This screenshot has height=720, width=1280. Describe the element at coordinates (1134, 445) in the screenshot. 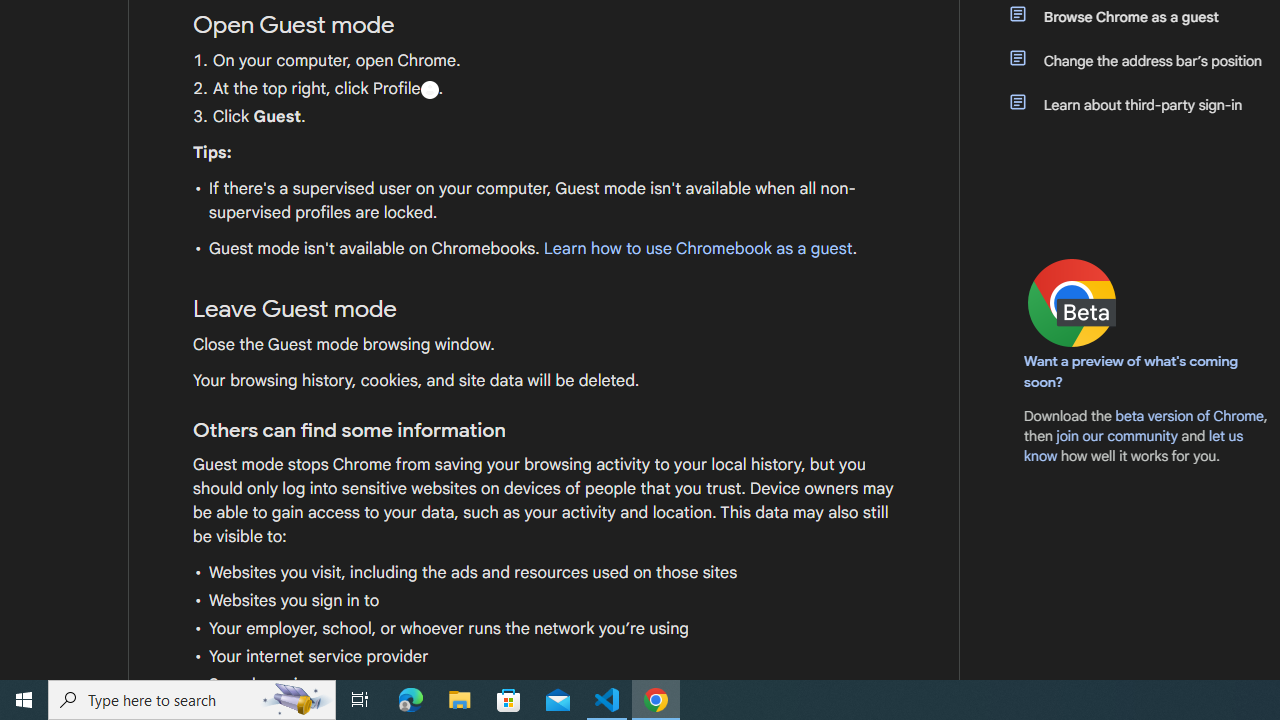

I see `'let us know'` at that location.